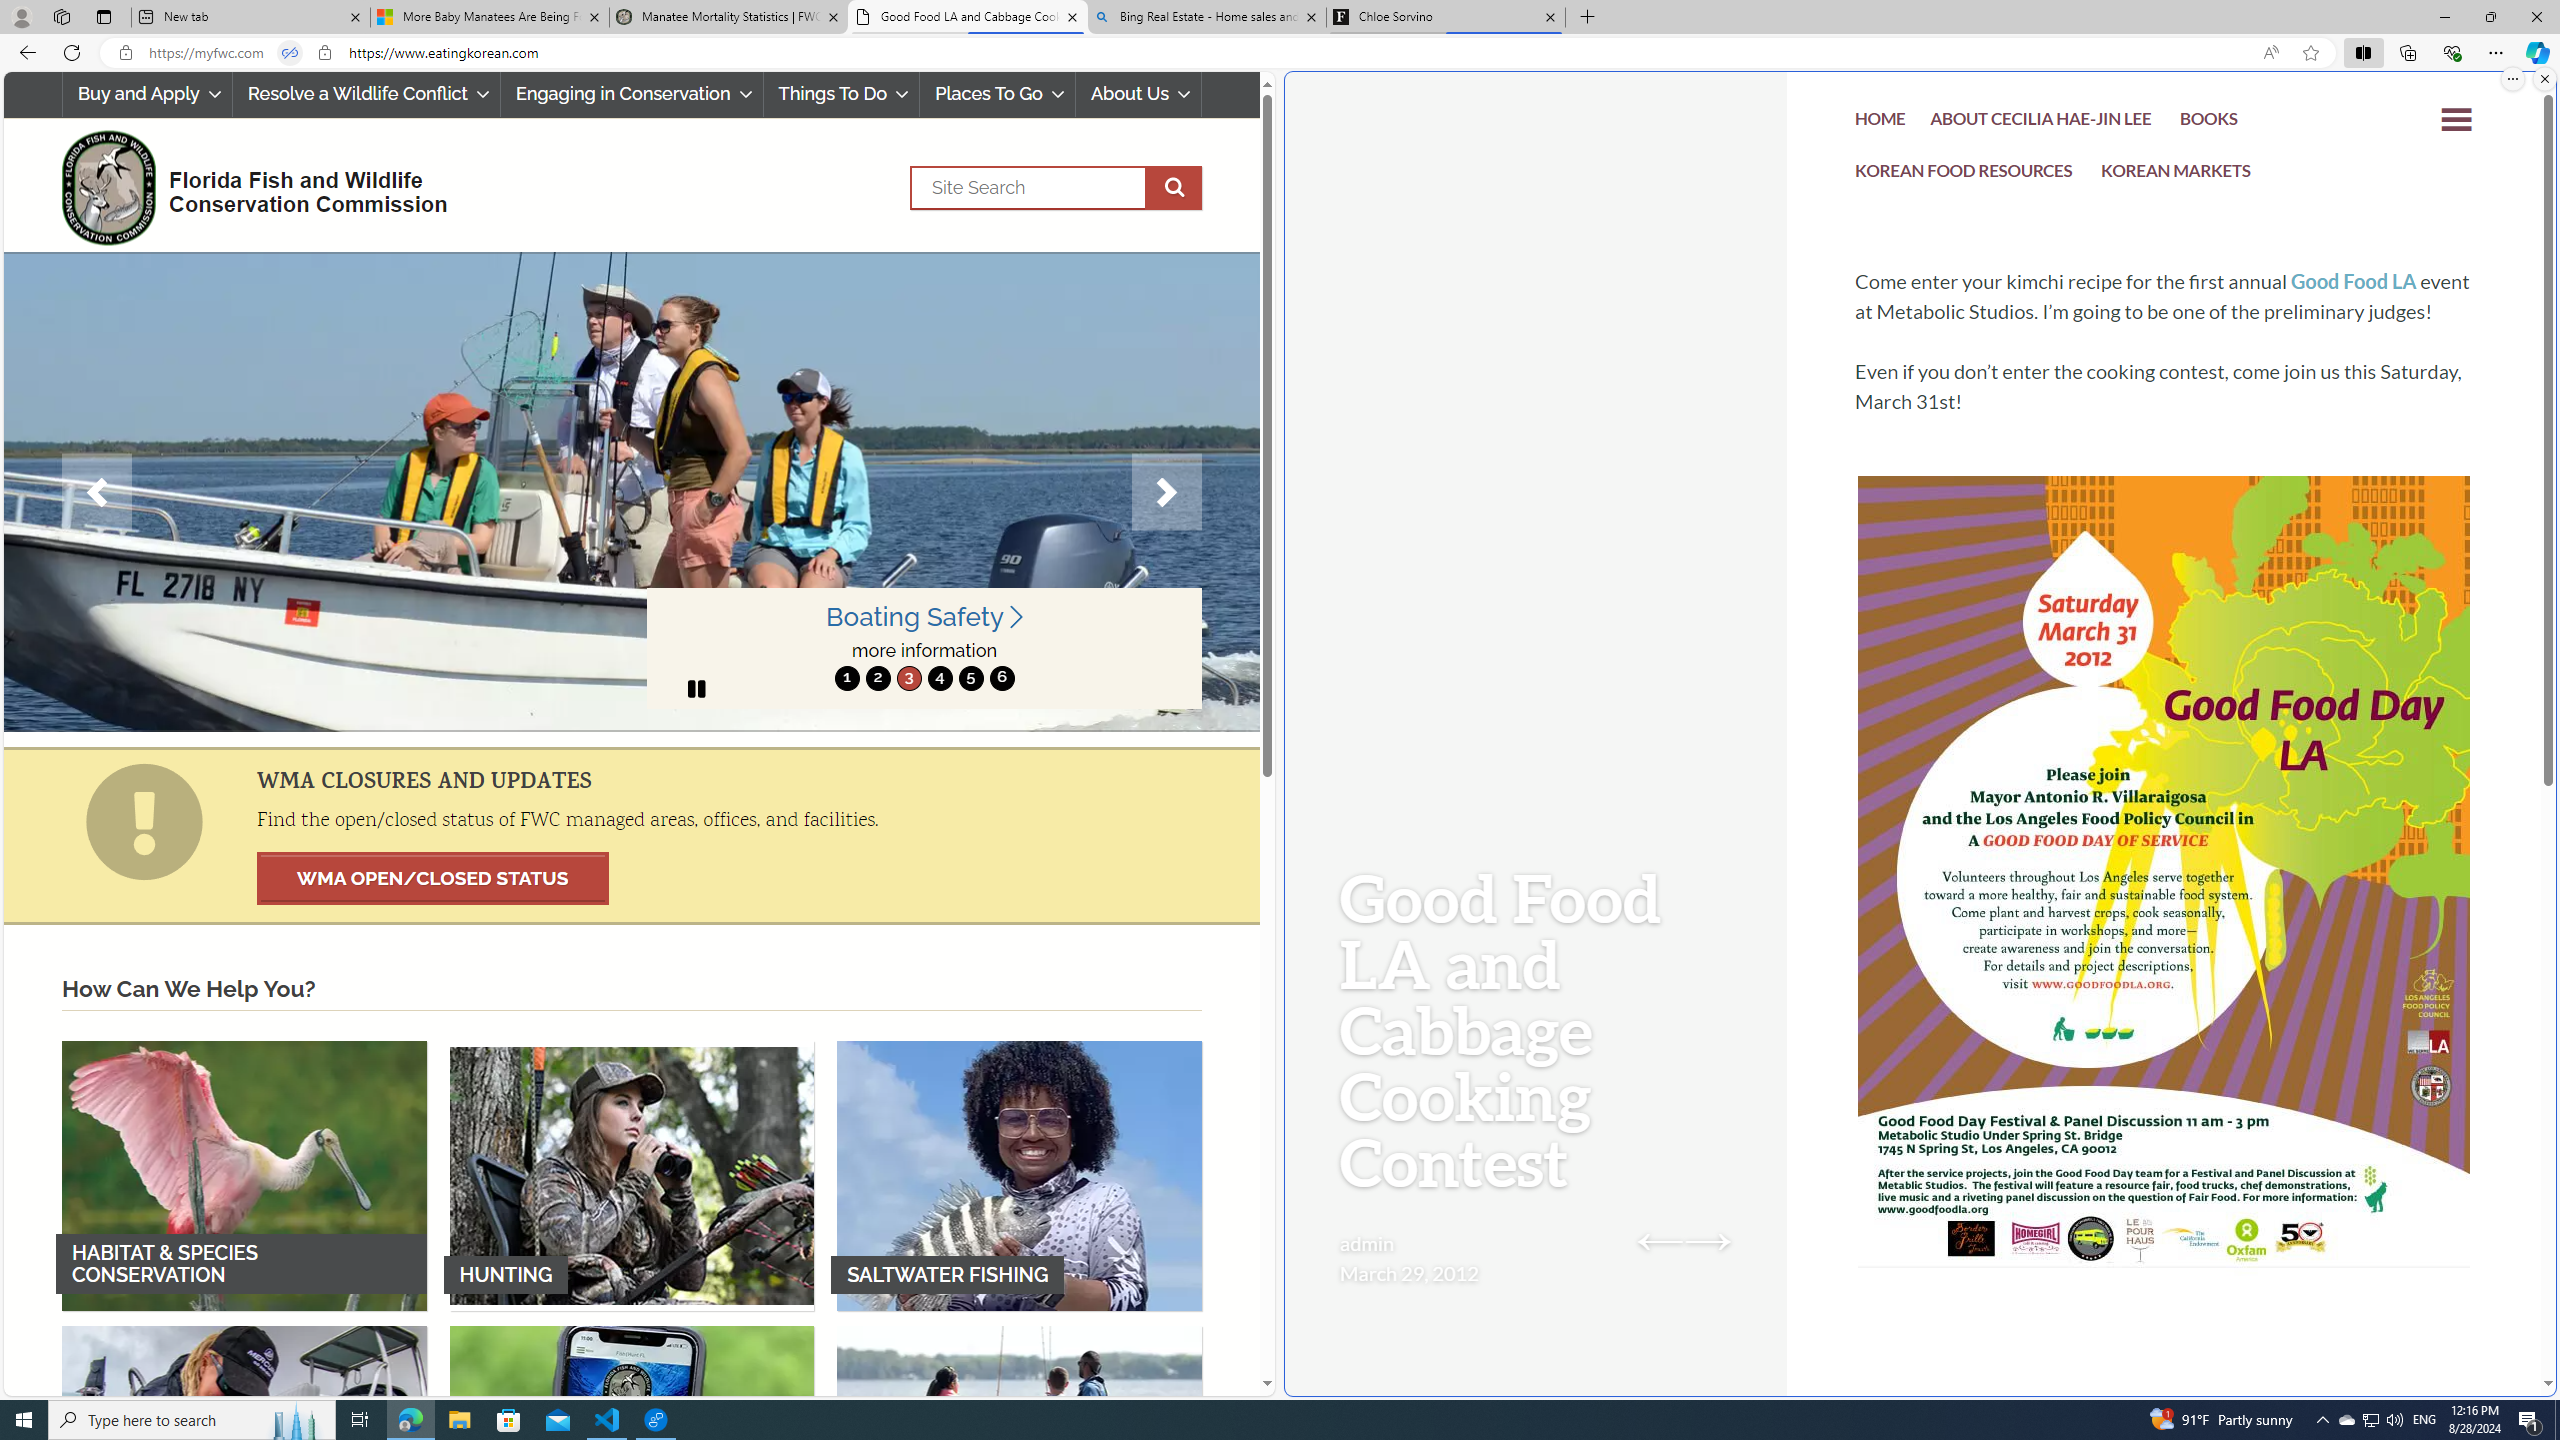 This screenshot has width=2560, height=1440. Describe the element at coordinates (925, 616) in the screenshot. I see `'Boating Safety '` at that location.